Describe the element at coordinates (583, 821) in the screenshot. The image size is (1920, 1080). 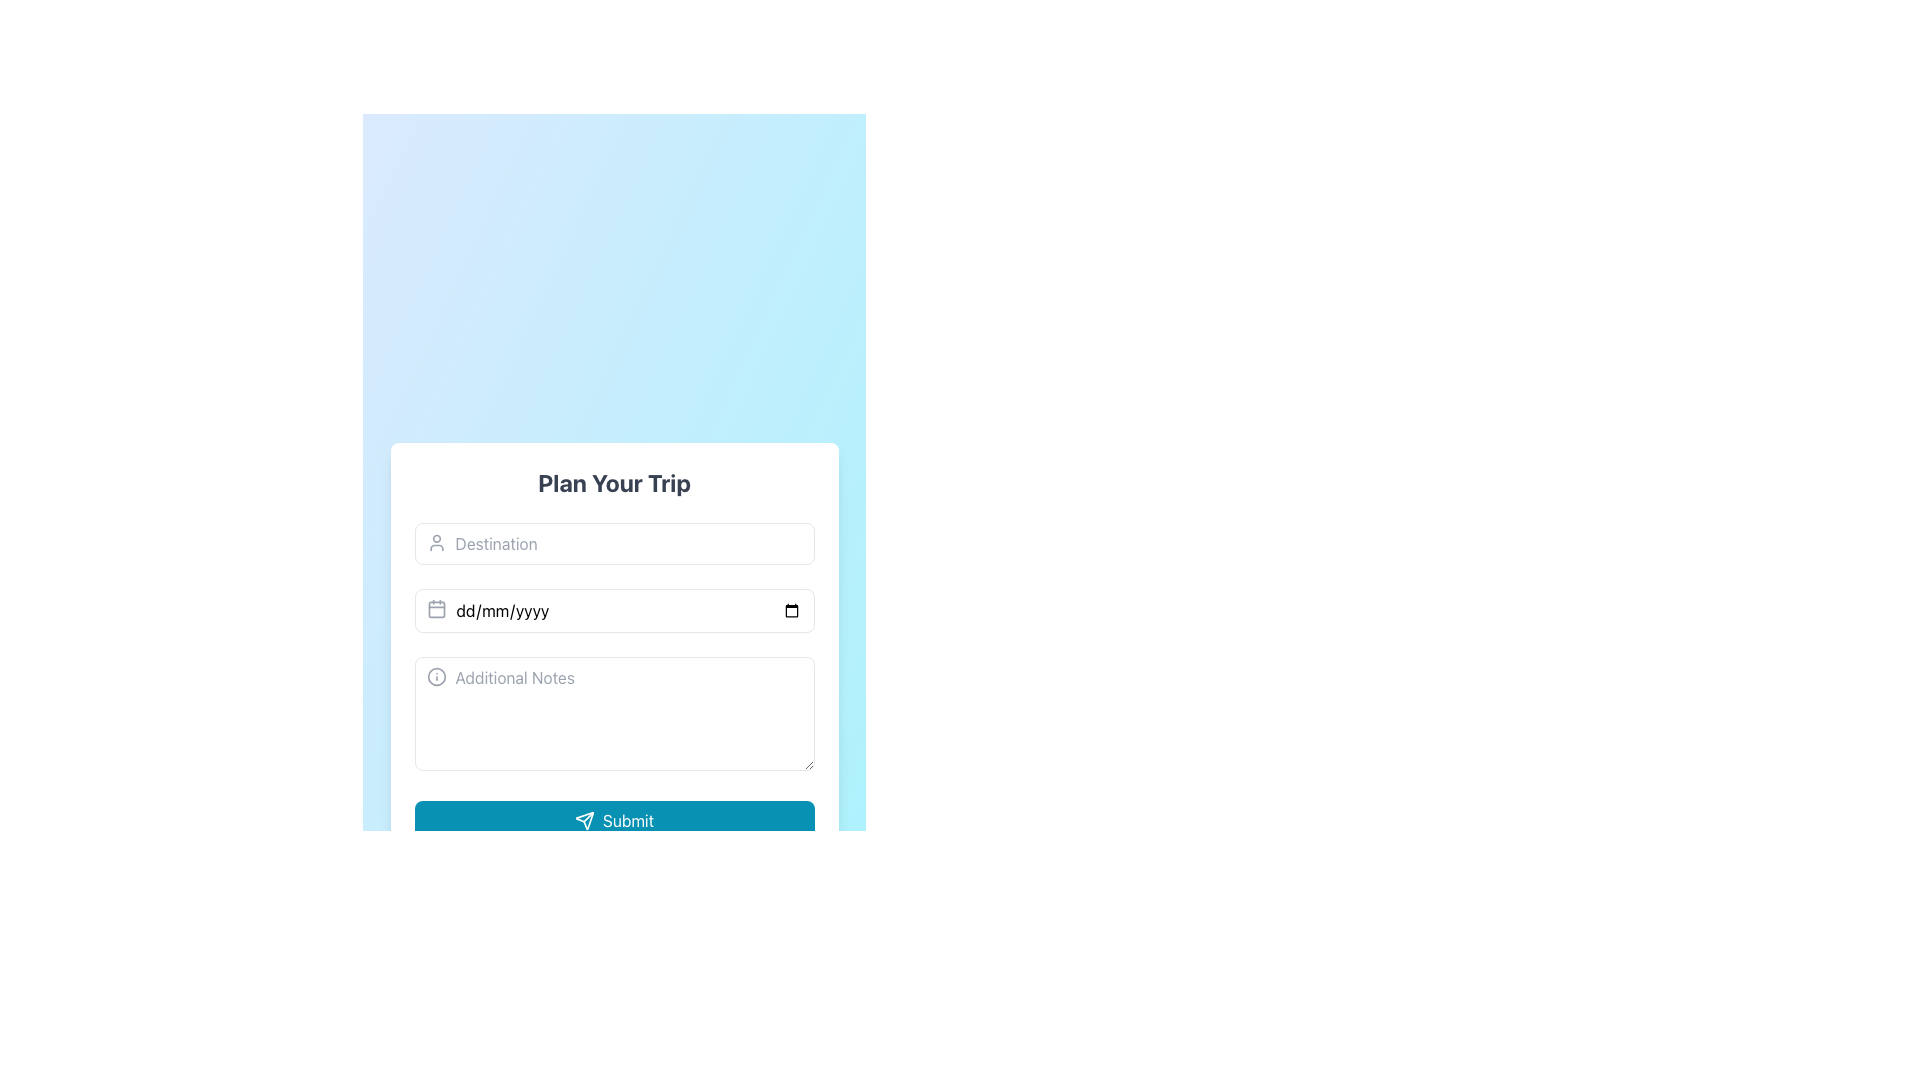
I see `the triangular outline icon resembling a paper airplane located on the left end of the 'Submit' button` at that location.